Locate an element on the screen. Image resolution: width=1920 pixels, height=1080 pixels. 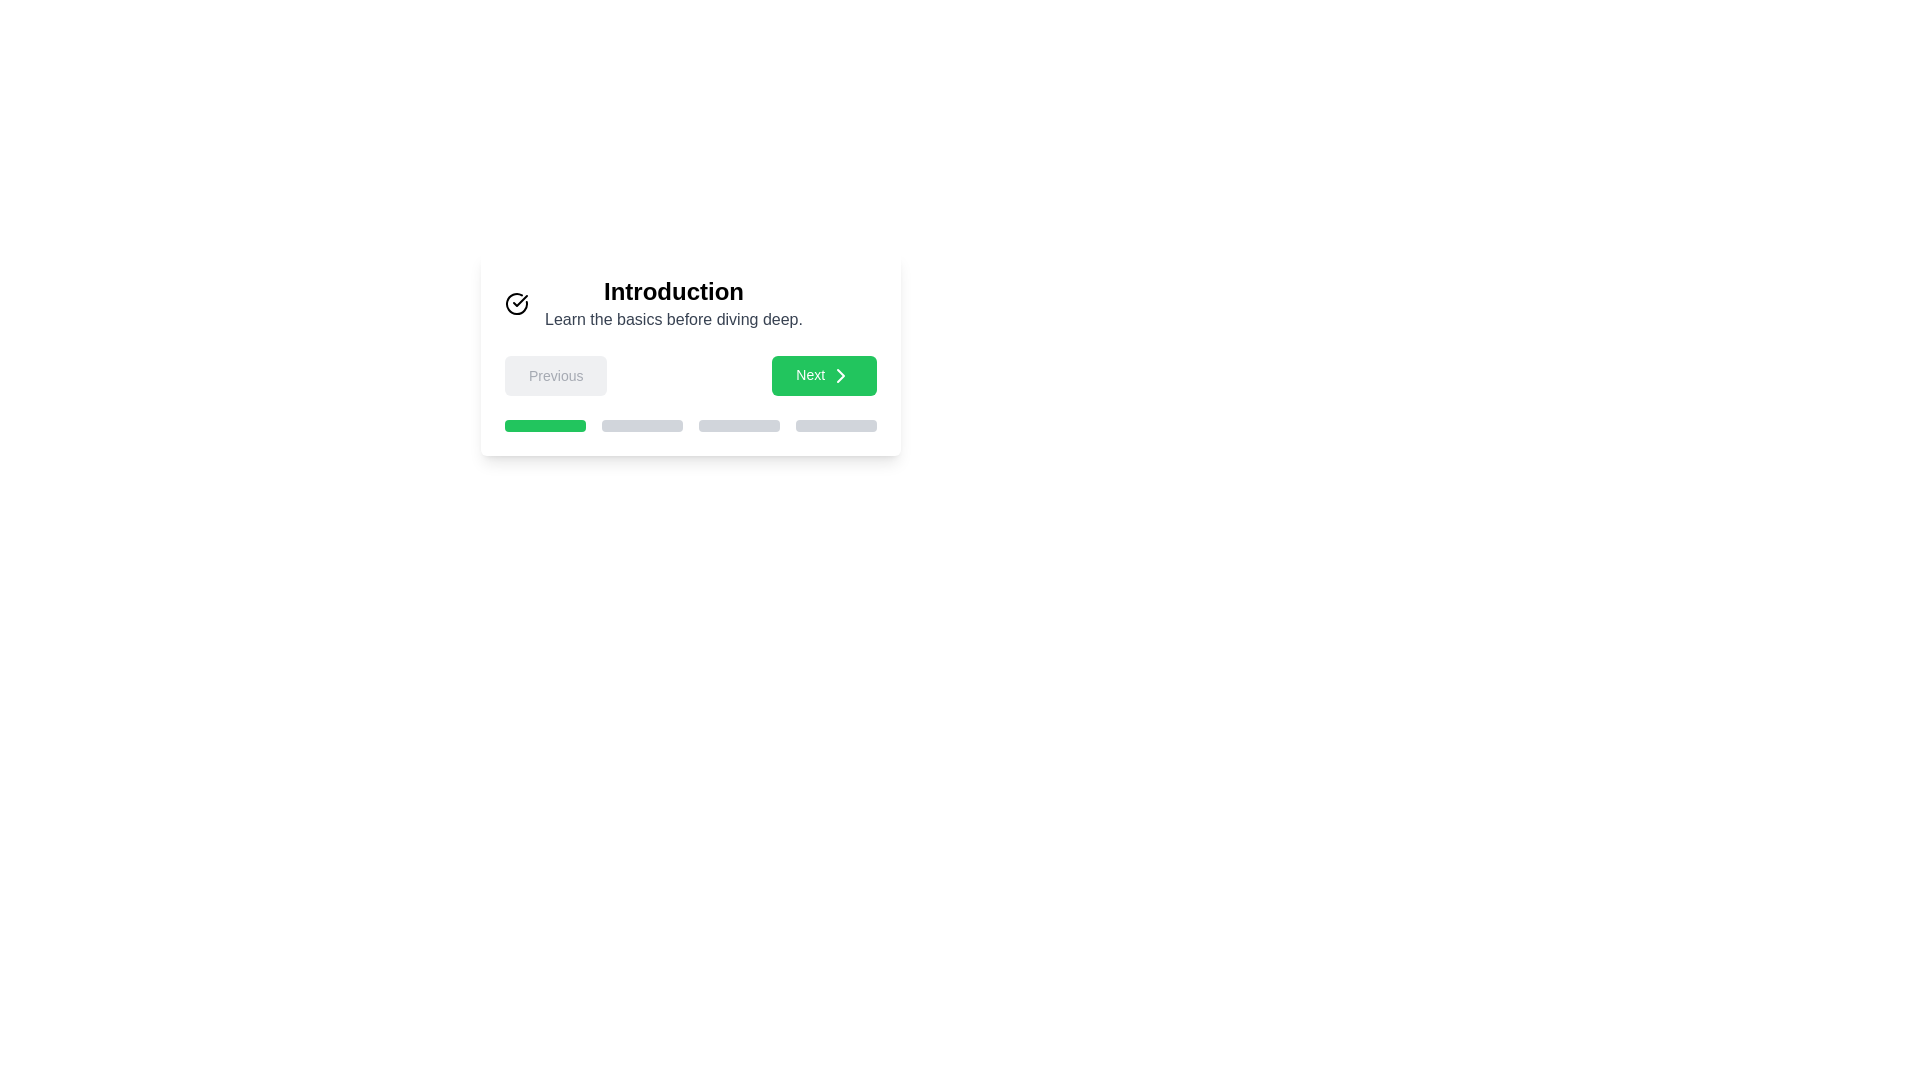
the 'Next' button to navigate to the next course is located at coordinates (824, 375).